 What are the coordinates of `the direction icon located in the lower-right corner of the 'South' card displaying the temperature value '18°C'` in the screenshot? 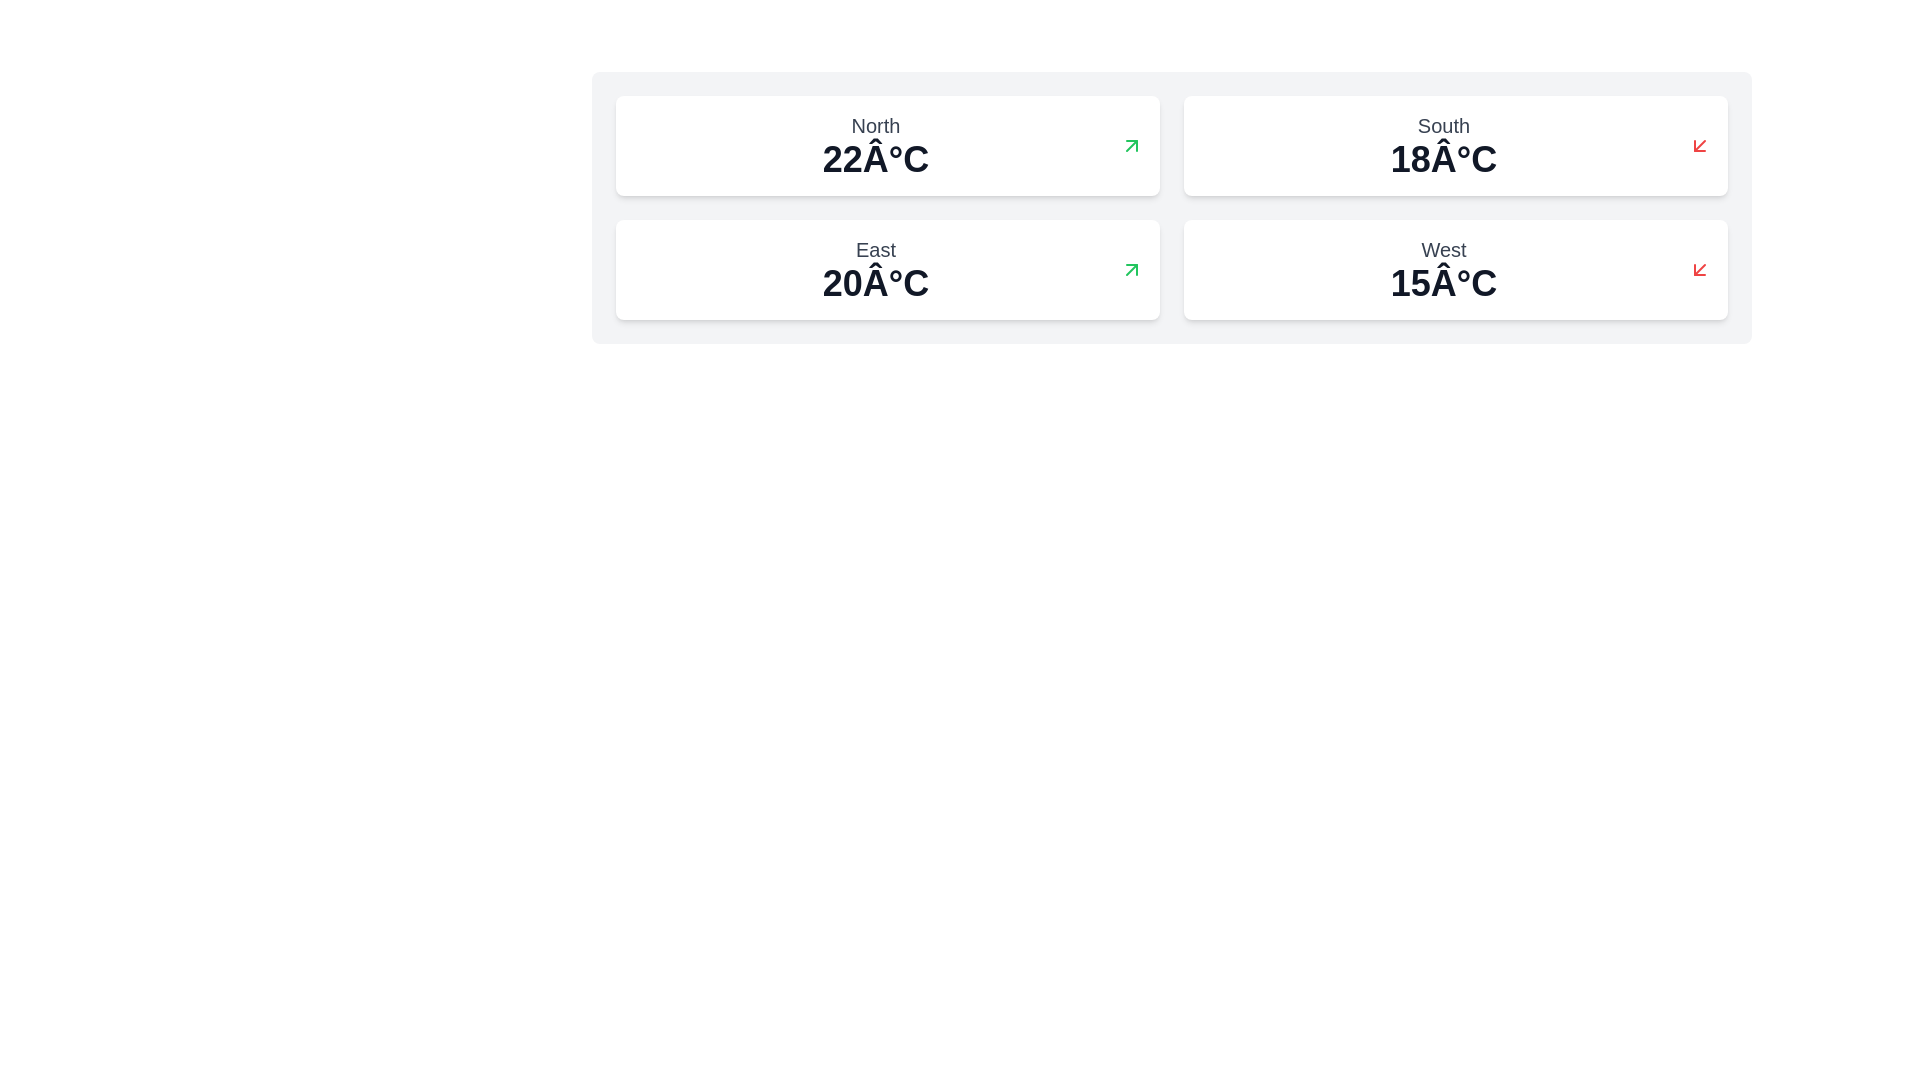 It's located at (1698, 145).